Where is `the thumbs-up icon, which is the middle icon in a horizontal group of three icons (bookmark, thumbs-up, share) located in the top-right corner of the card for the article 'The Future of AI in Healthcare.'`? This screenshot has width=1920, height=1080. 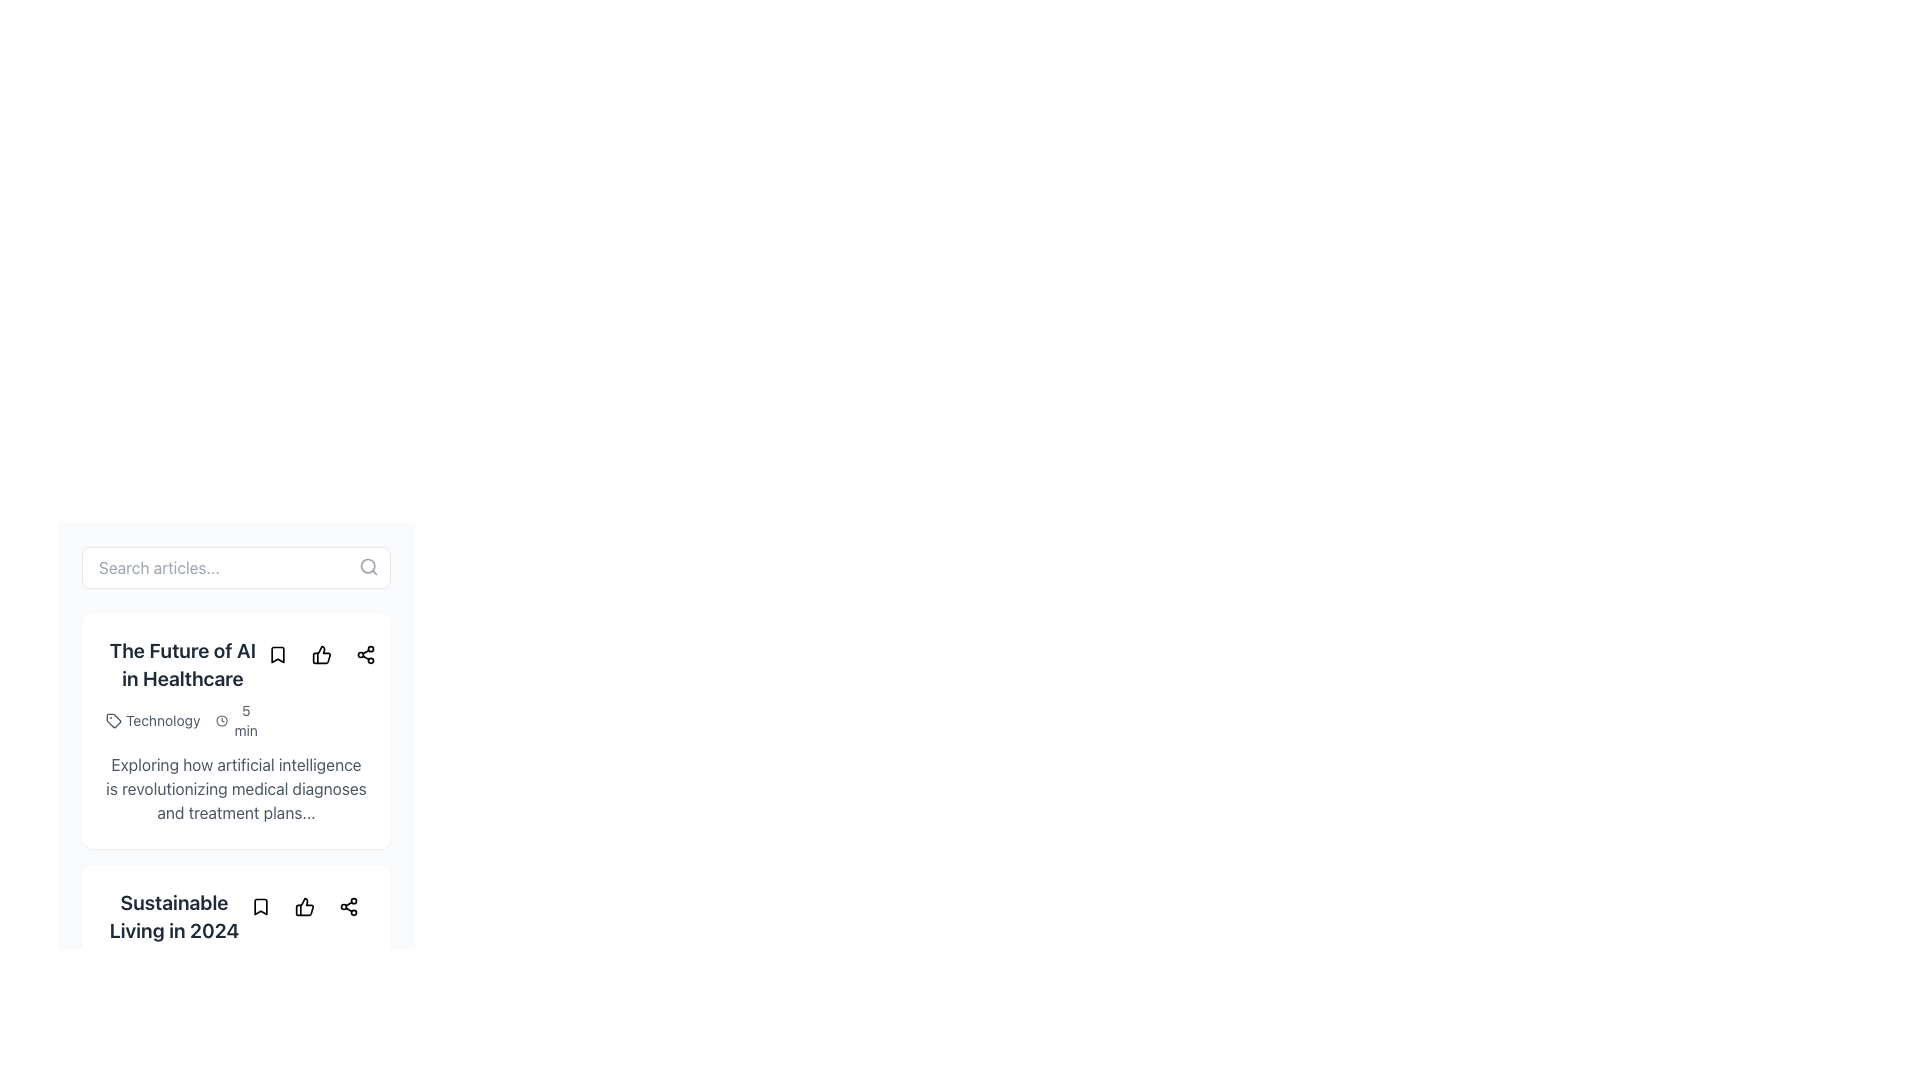
the thumbs-up icon, which is the middle icon in a horizontal group of three icons (bookmark, thumbs-up, share) located in the top-right corner of the card for the article 'The Future of AI in Healthcare.' is located at coordinates (321, 655).